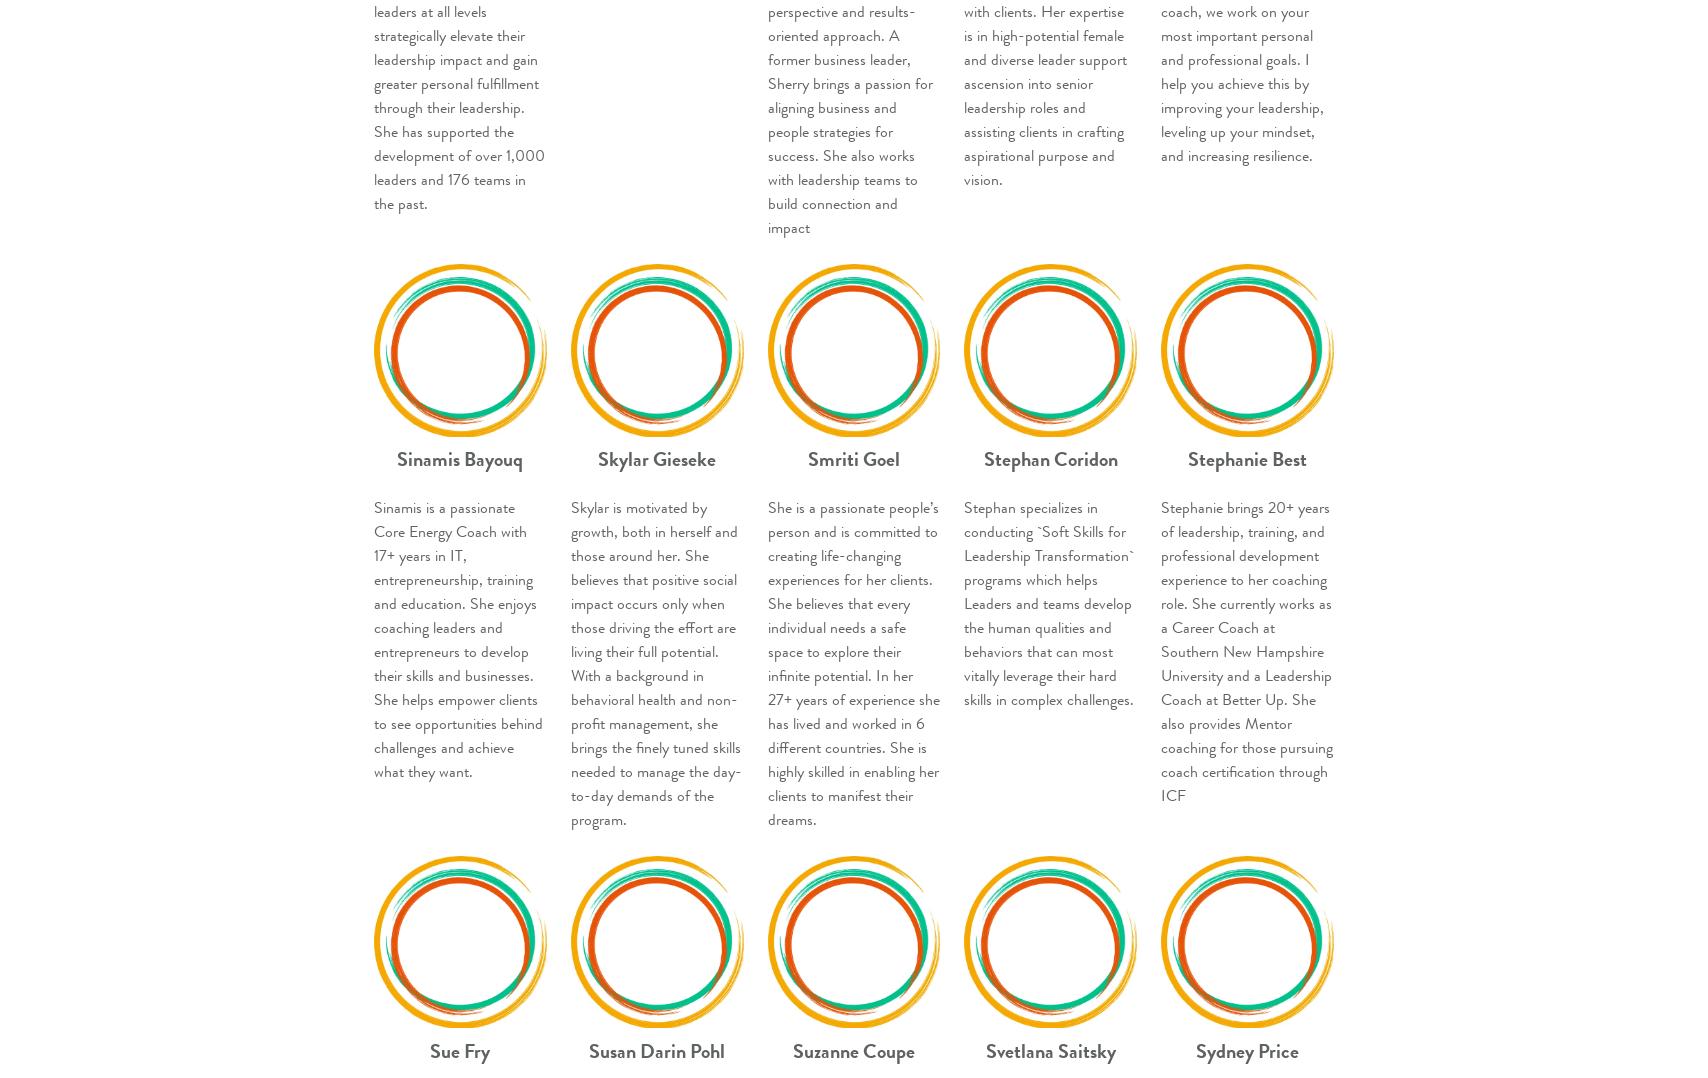 The height and width of the screenshot is (1078, 1708). What do you see at coordinates (569, 662) in the screenshot?
I see `'Skylar is motivated by growth, both in herself and those around her. She believes that positive social impact occurs only when those driving the effort are living their full potential. With a background in behavioral health and non-profit management, she brings the finely tuned skills needed to manage the day-to-day demands of the program.'` at bounding box center [569, 662].